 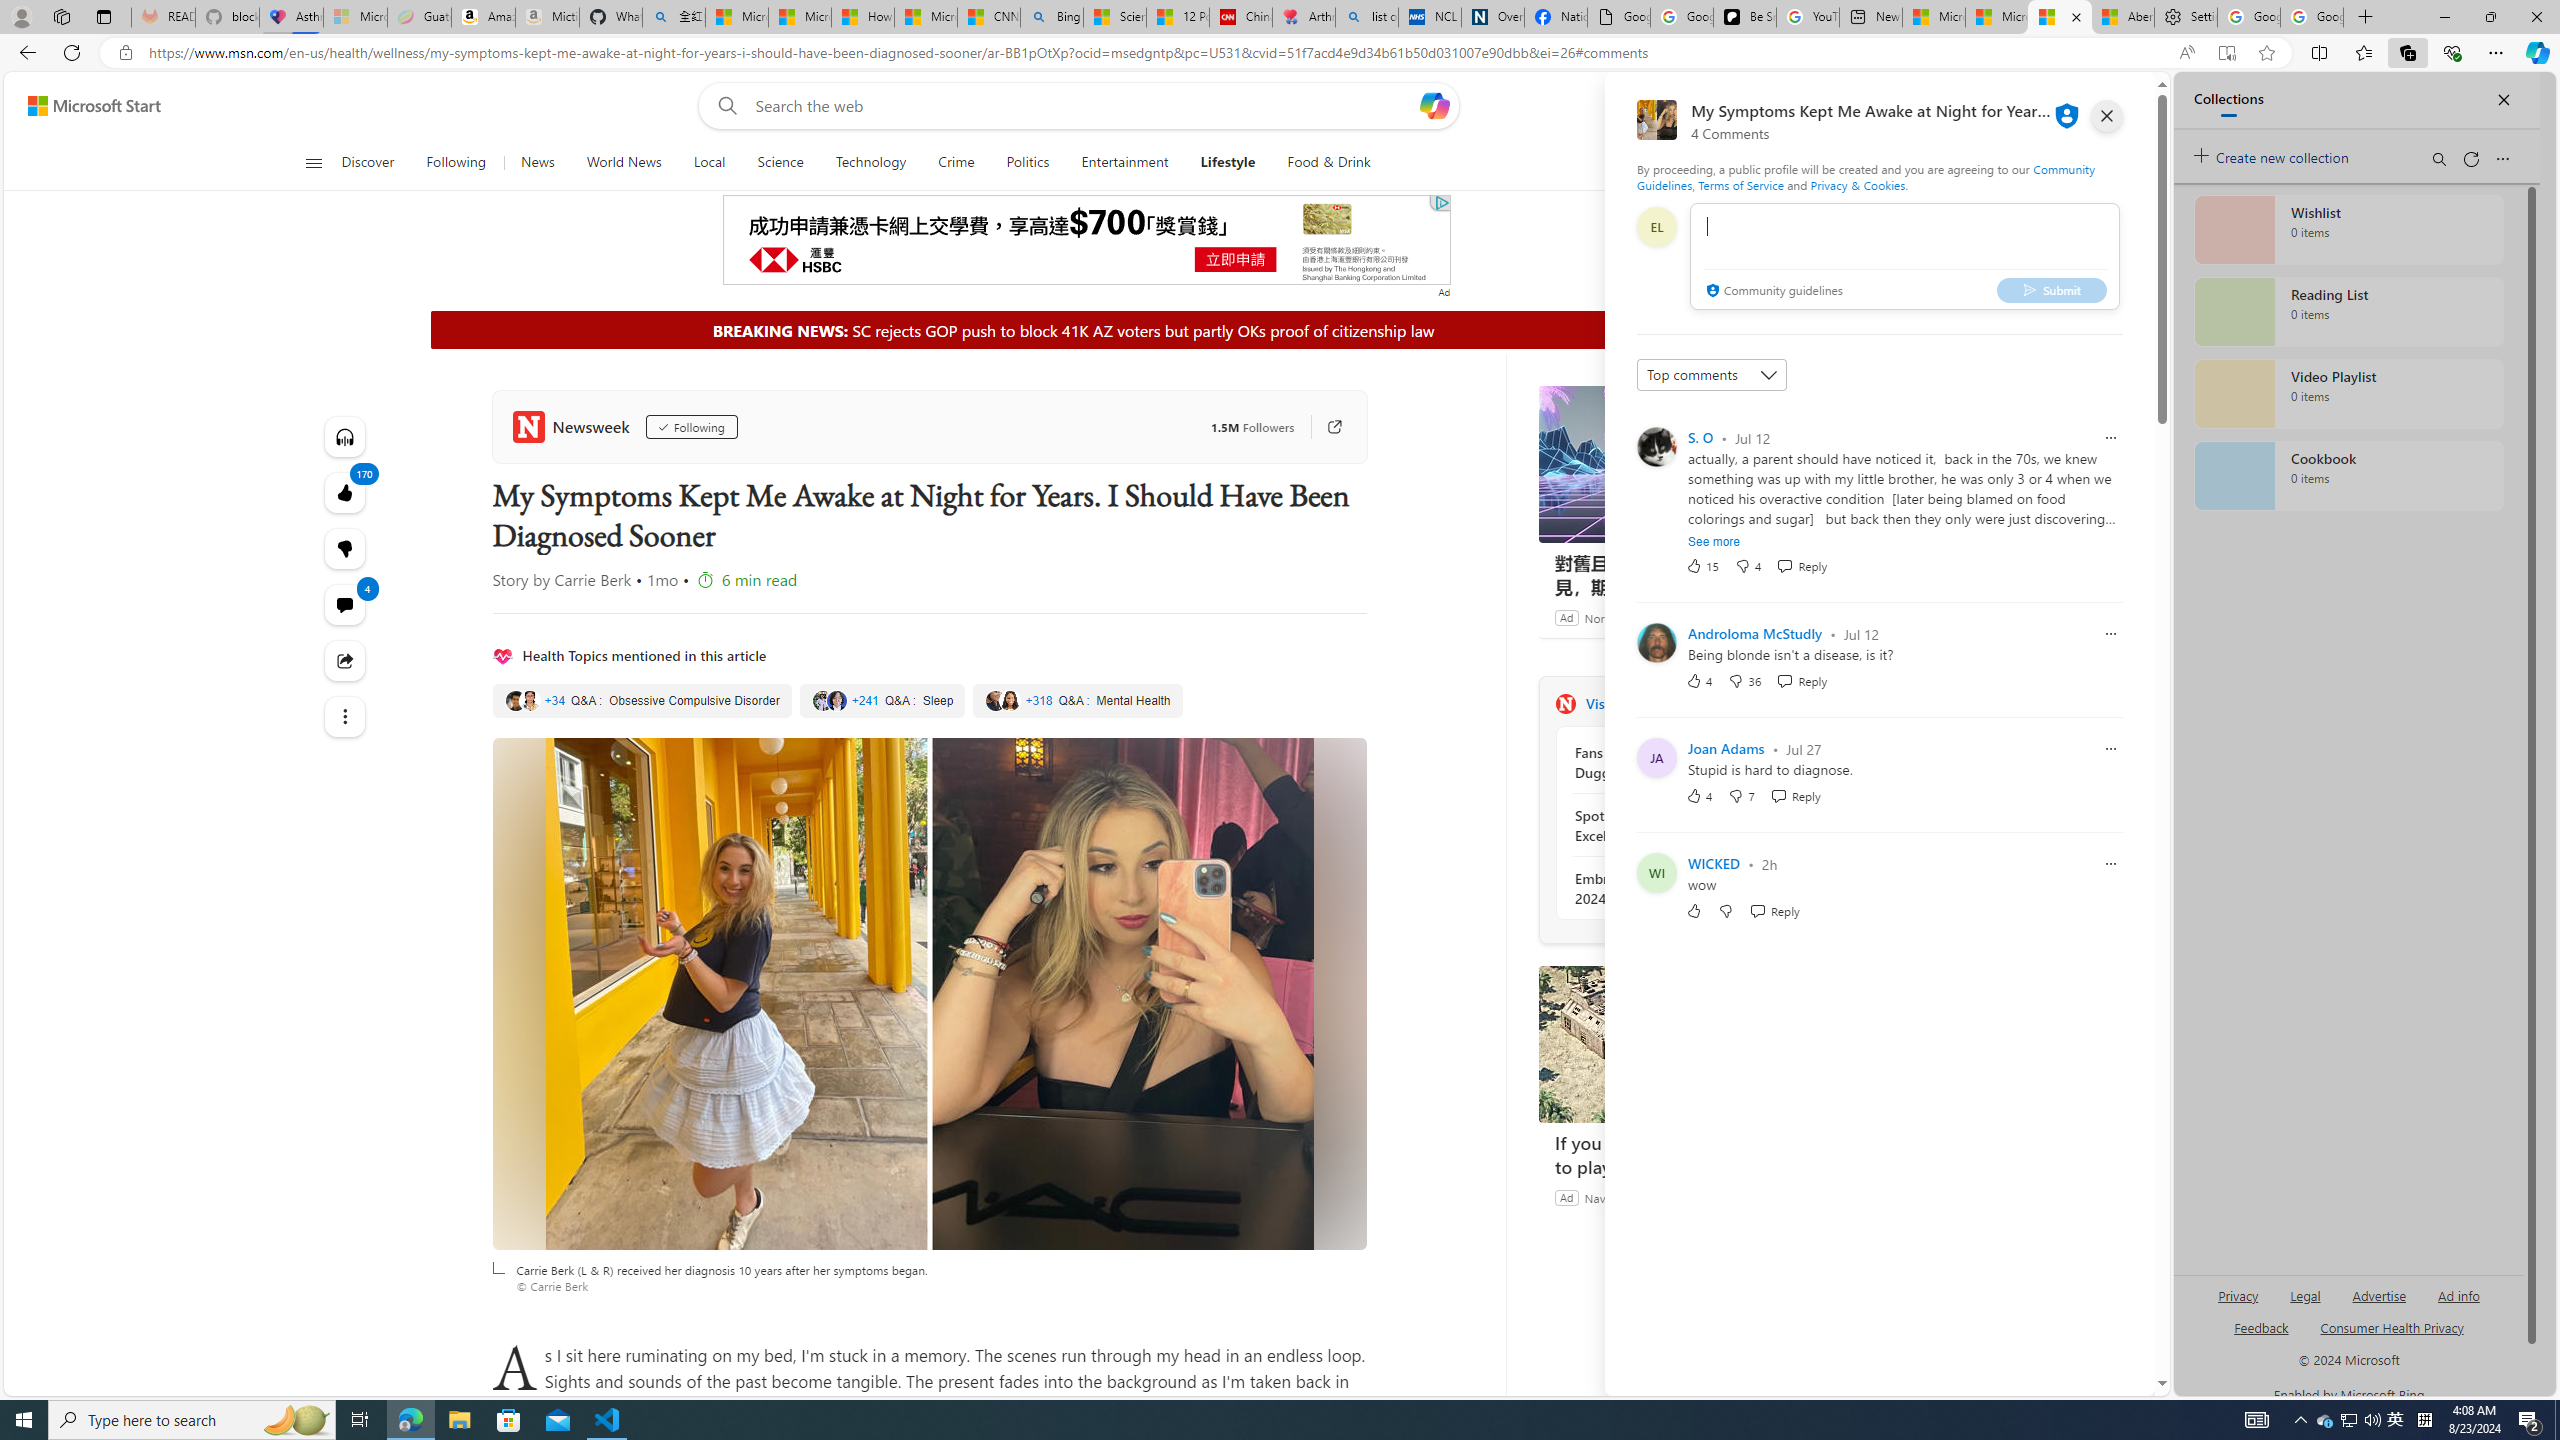 What do you see at coordinates (1687, 1043) in the screenshot?
I see `'If you have a mouse, you have to play this game.'` at bounding box center [1687, 1043].